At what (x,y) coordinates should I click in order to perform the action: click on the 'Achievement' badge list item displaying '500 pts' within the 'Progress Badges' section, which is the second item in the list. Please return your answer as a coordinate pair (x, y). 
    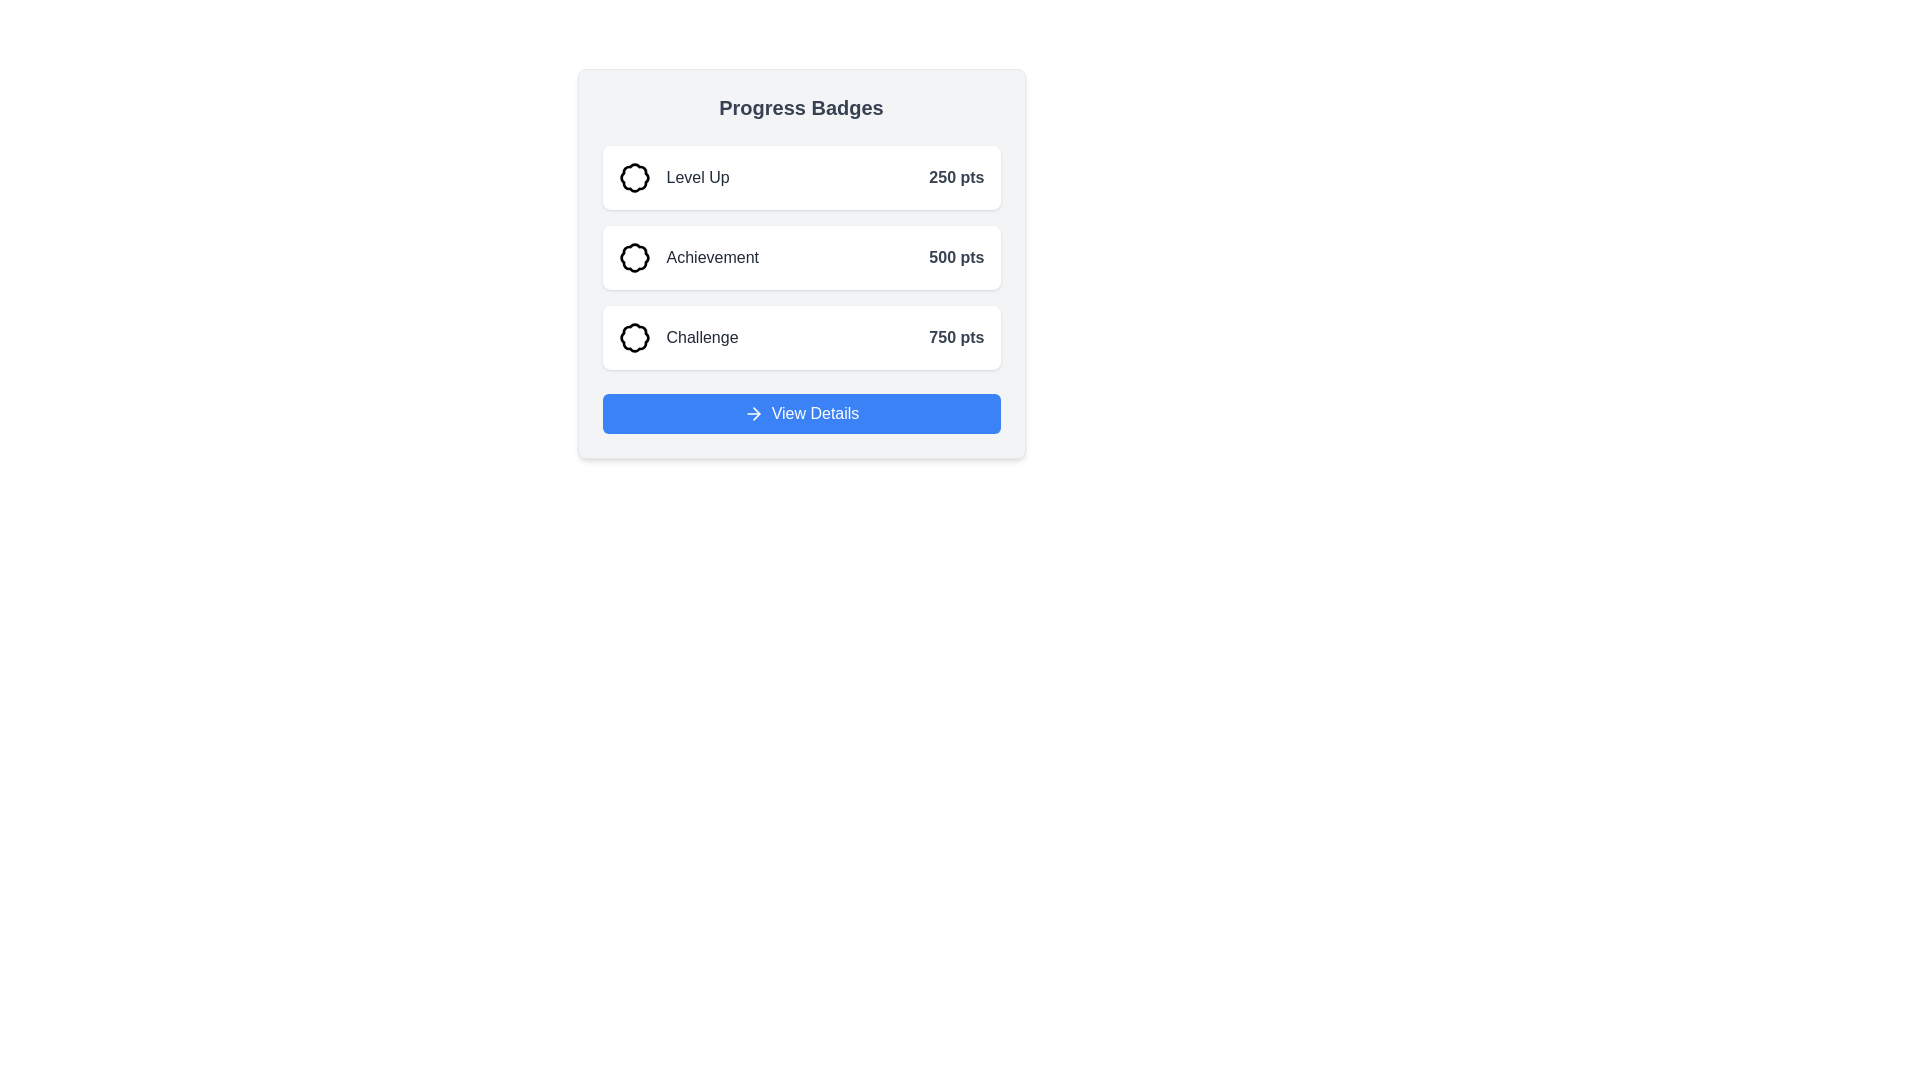
    Looking at the image, I should click on (801, 257).